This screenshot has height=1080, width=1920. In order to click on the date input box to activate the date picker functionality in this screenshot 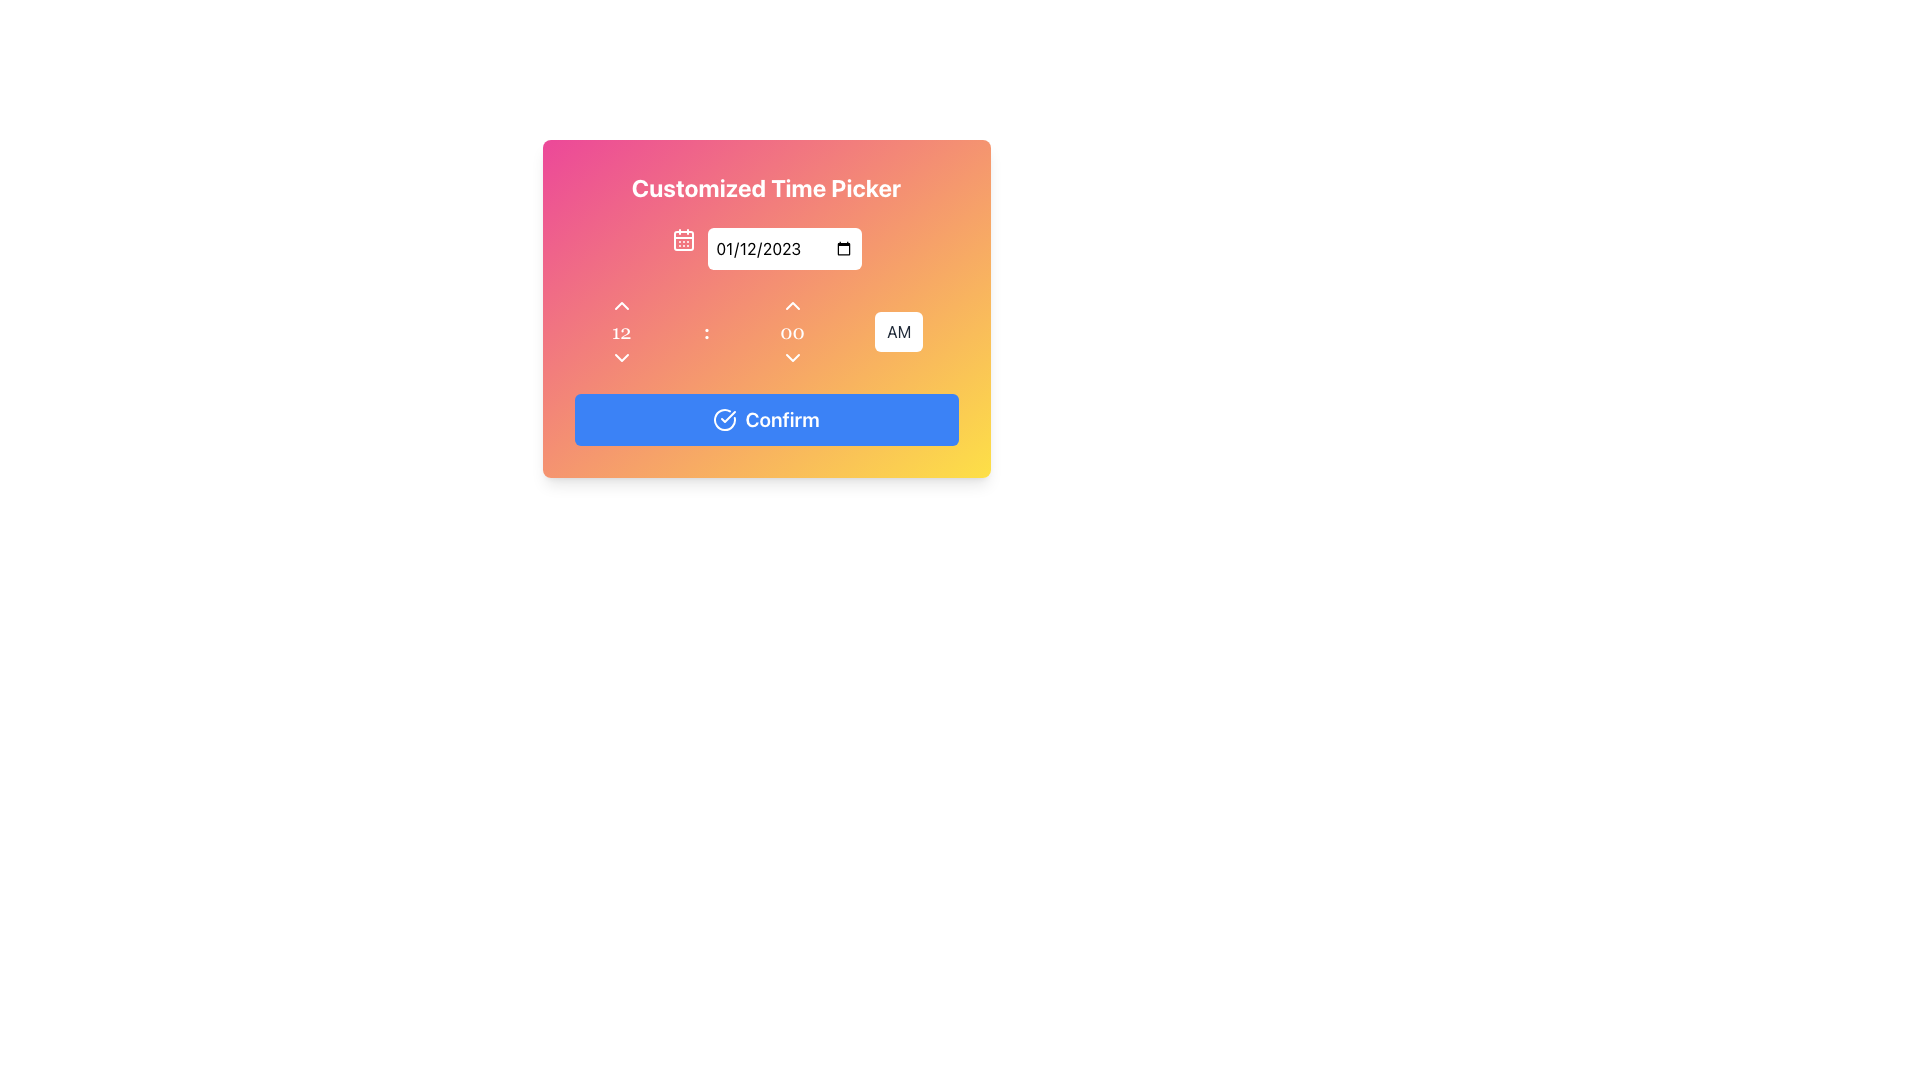, I will do `click(783, 248)`.